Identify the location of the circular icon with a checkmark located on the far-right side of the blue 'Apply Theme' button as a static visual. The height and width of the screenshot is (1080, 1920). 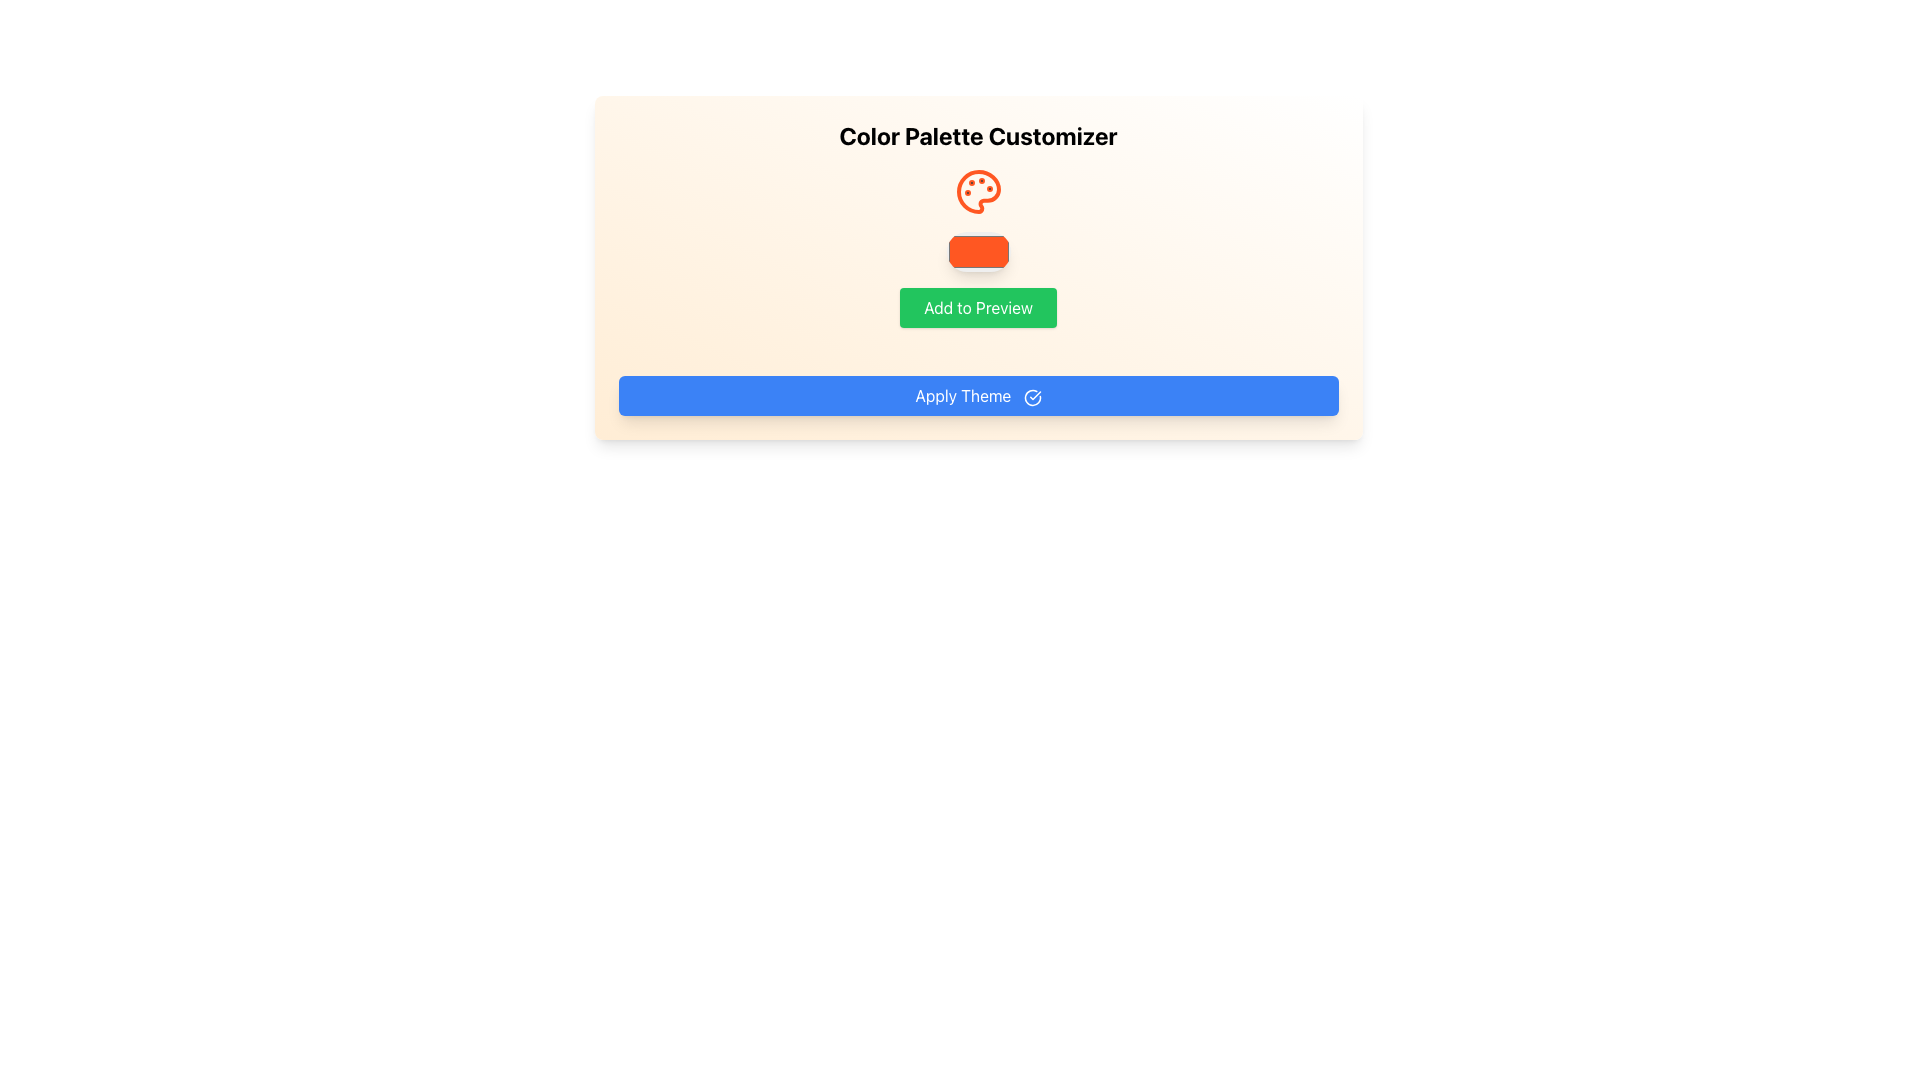
(1032, 397).